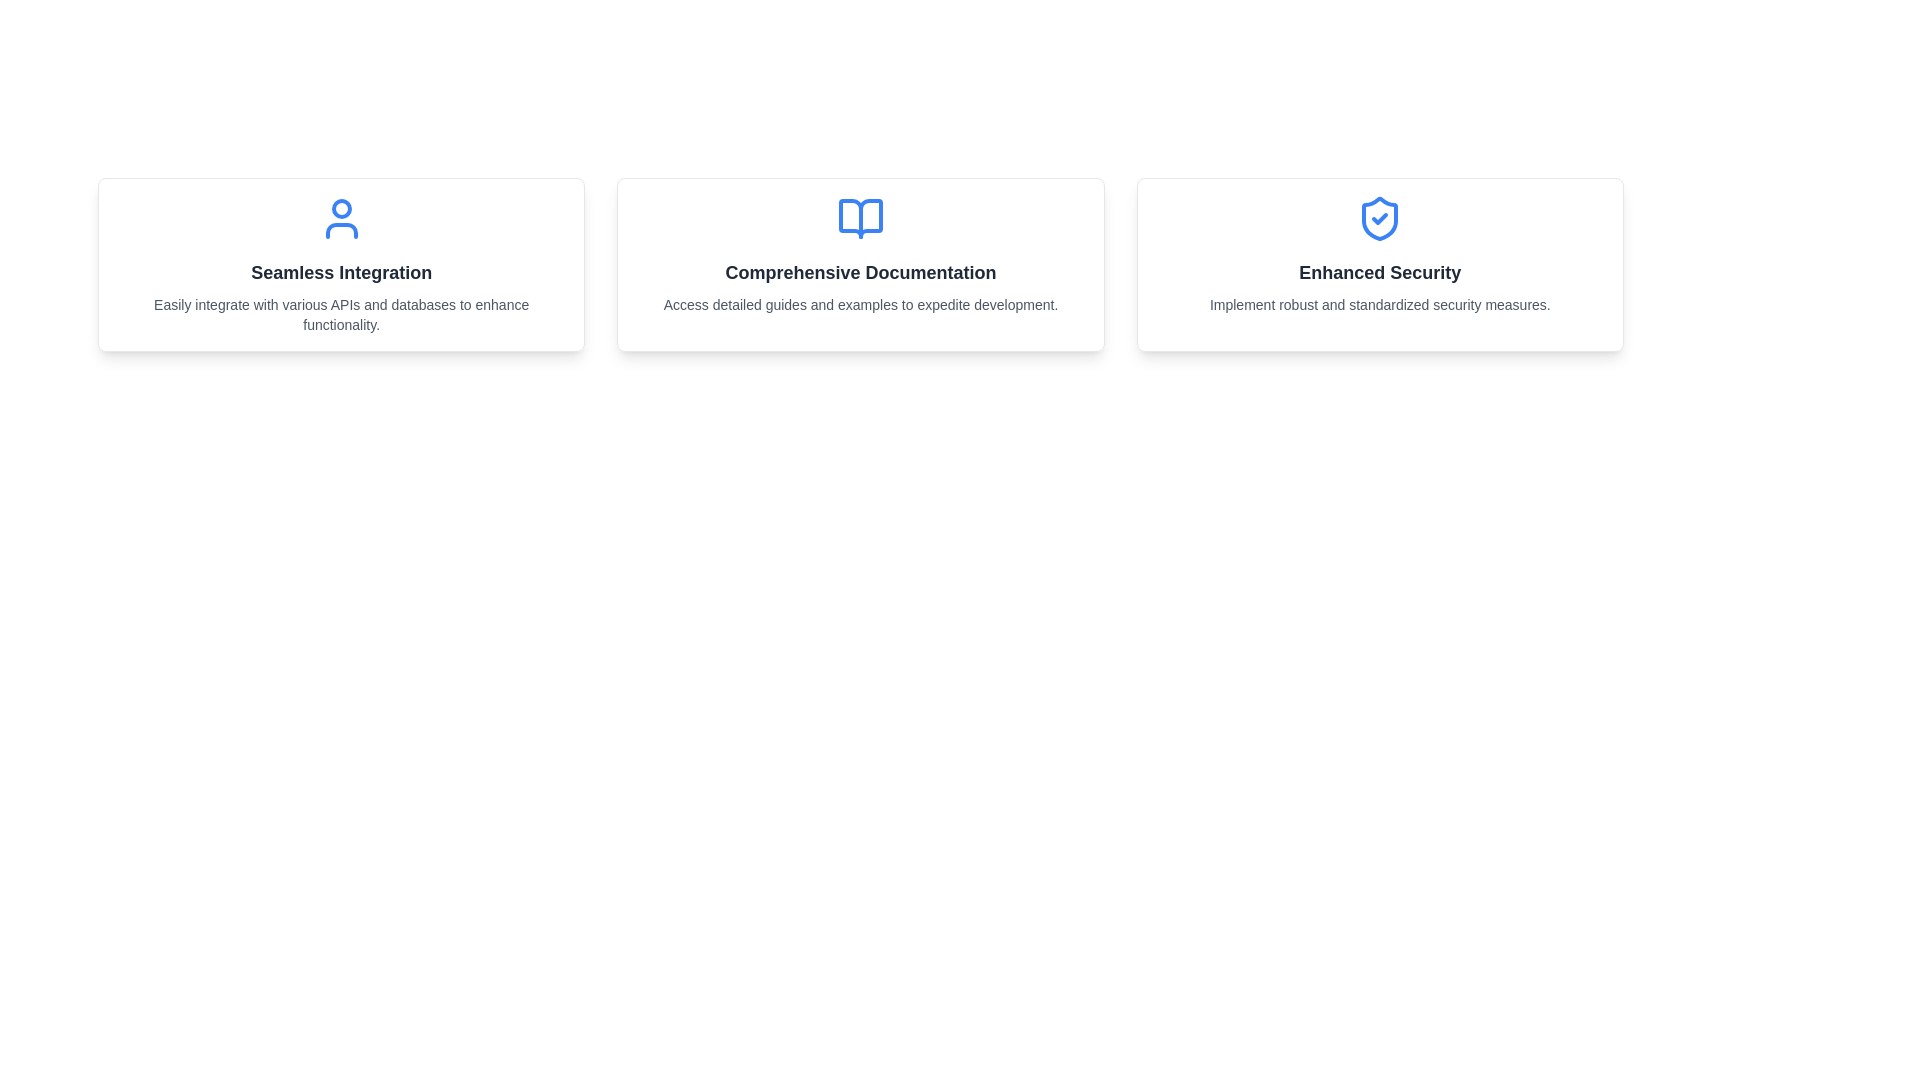 The image size is (1920, 1080). I want to click on the user icon located in the first card above the text 'Seamless Integration', so click(341, 219).